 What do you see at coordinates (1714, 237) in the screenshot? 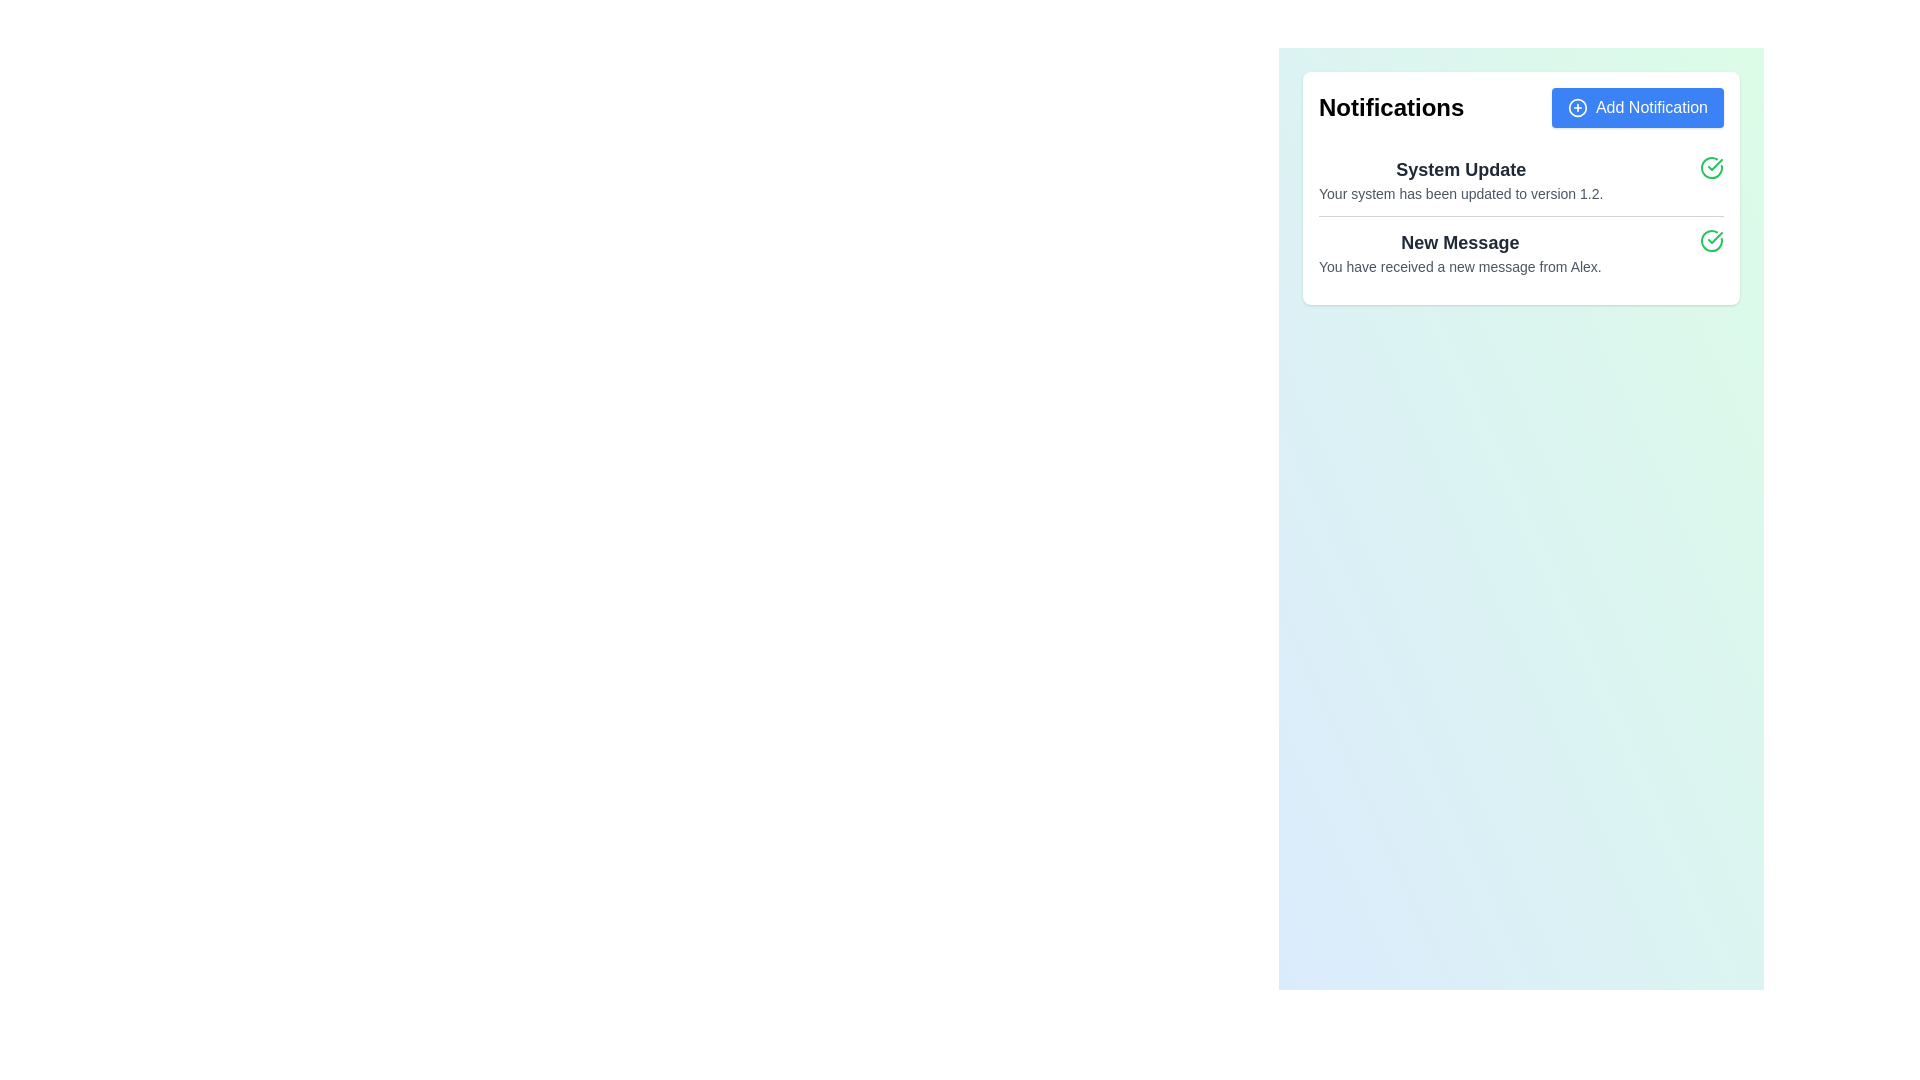
I see `the SVG checkmark element within the green circle located in the top-right corner of the 'System Update' notification card` at bounding box center [1714, 237].